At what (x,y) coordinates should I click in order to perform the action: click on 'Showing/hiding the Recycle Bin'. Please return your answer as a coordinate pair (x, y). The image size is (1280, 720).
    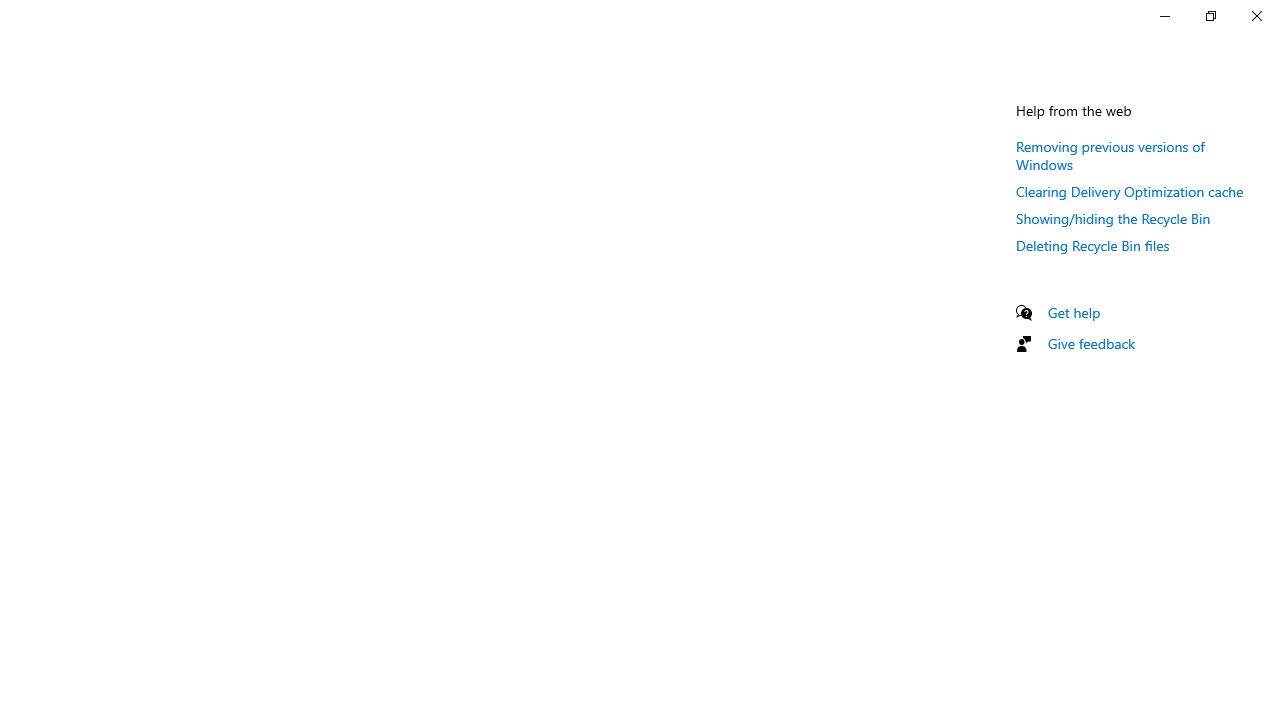
    Looking at the image, I should click on (1112, 218).